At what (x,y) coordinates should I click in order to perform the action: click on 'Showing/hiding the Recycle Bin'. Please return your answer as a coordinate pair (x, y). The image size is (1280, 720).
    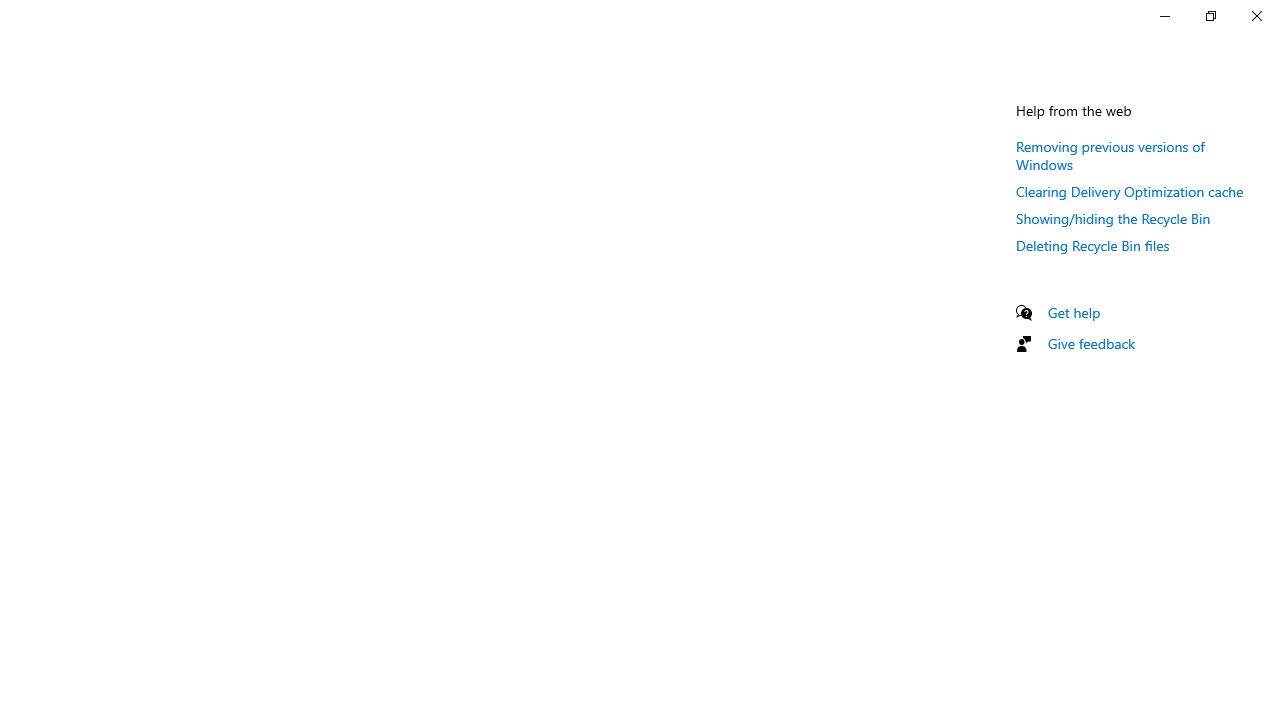
    Looking at the image, I should click on (1112, 218).